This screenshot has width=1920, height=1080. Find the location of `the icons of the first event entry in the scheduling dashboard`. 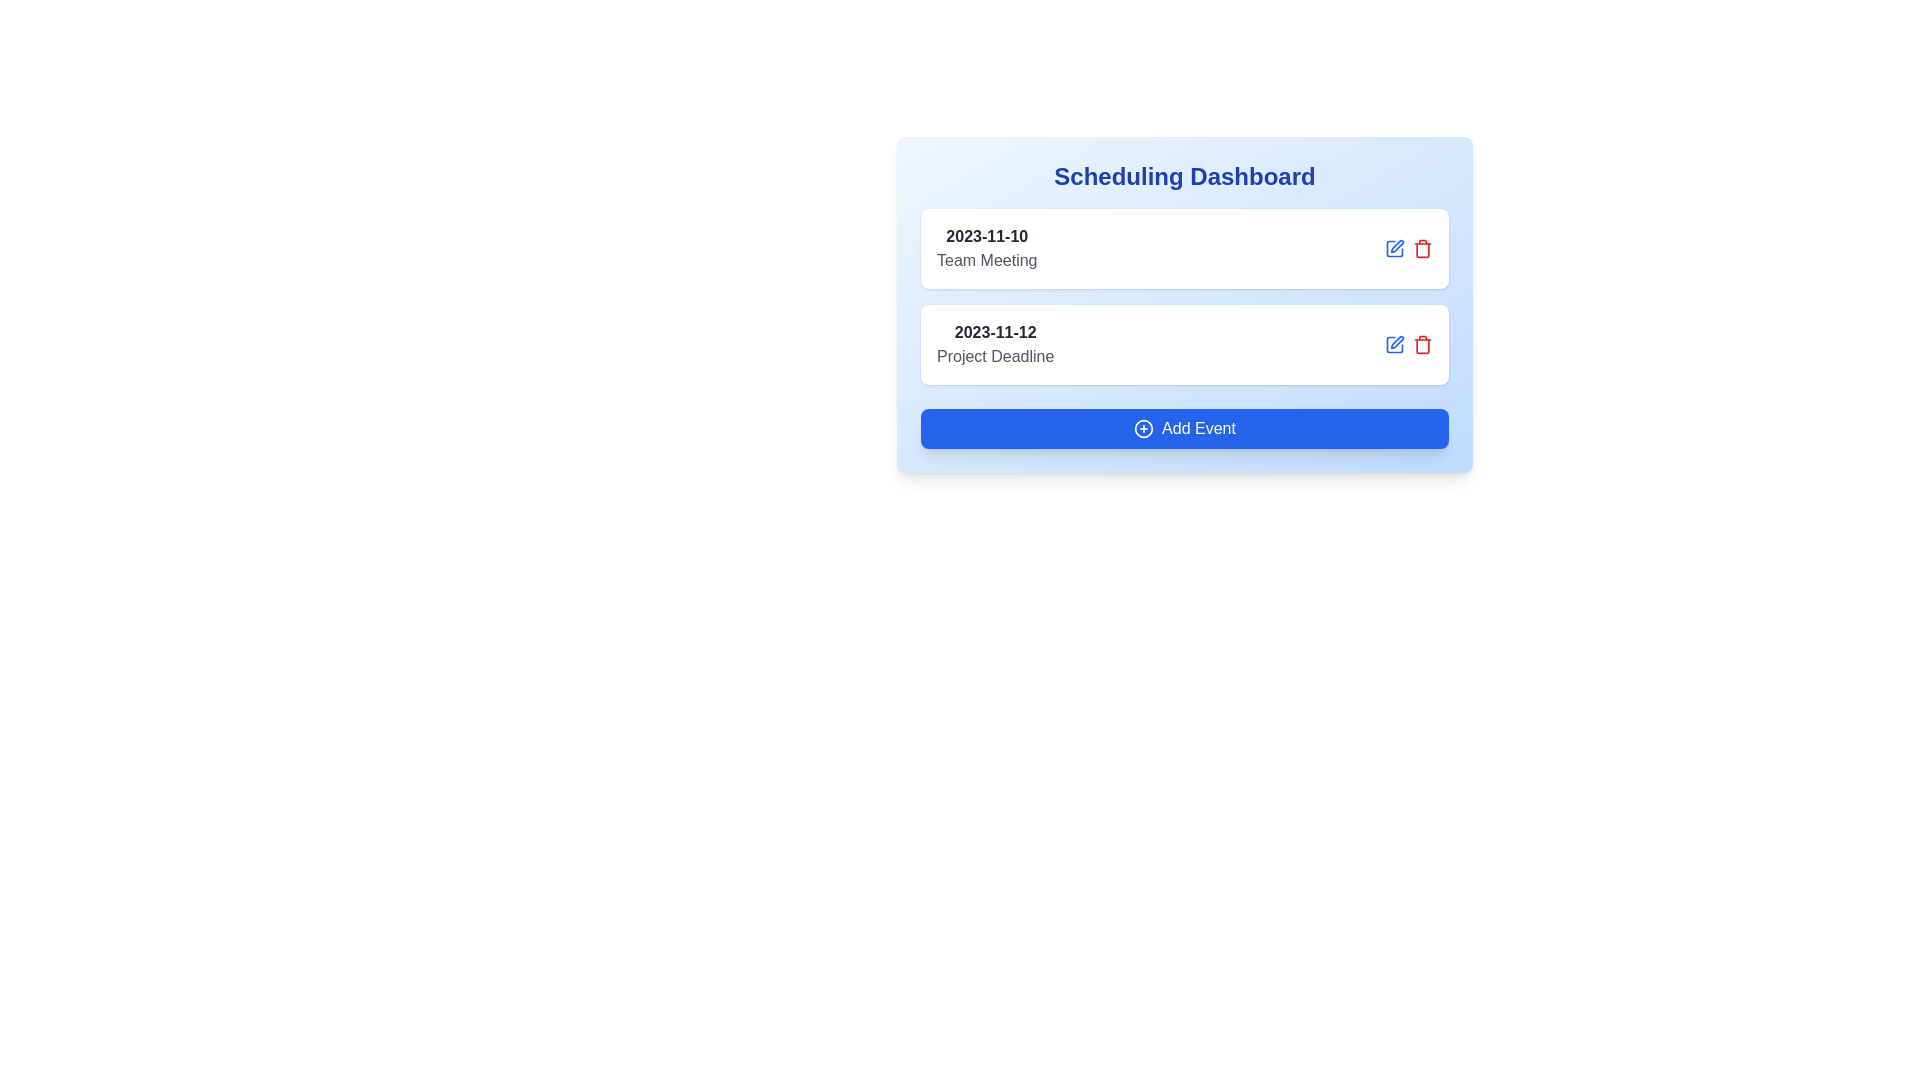

the icons of the first event entry in the scheduling dashboard is located at coordinates (1185, 248).